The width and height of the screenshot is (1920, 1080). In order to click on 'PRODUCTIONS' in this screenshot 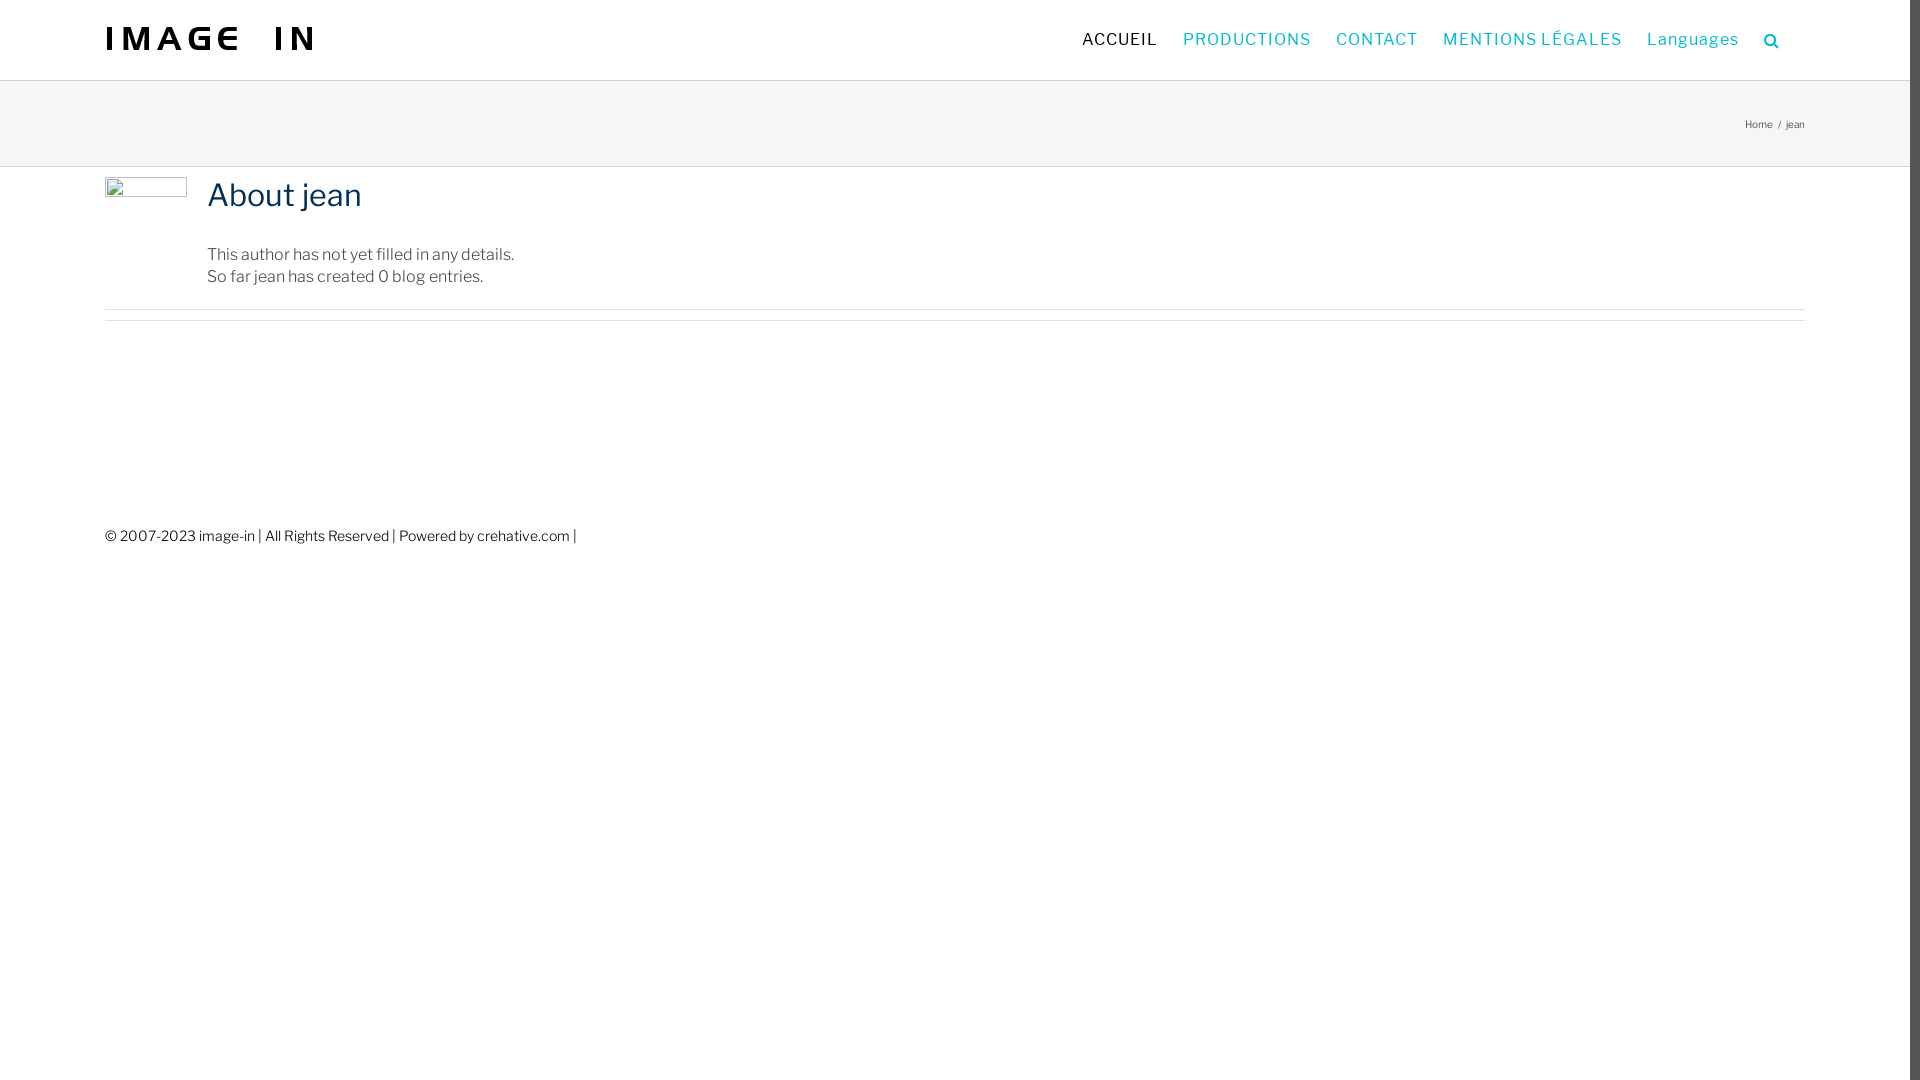, I will do `click(1246, 39)`.